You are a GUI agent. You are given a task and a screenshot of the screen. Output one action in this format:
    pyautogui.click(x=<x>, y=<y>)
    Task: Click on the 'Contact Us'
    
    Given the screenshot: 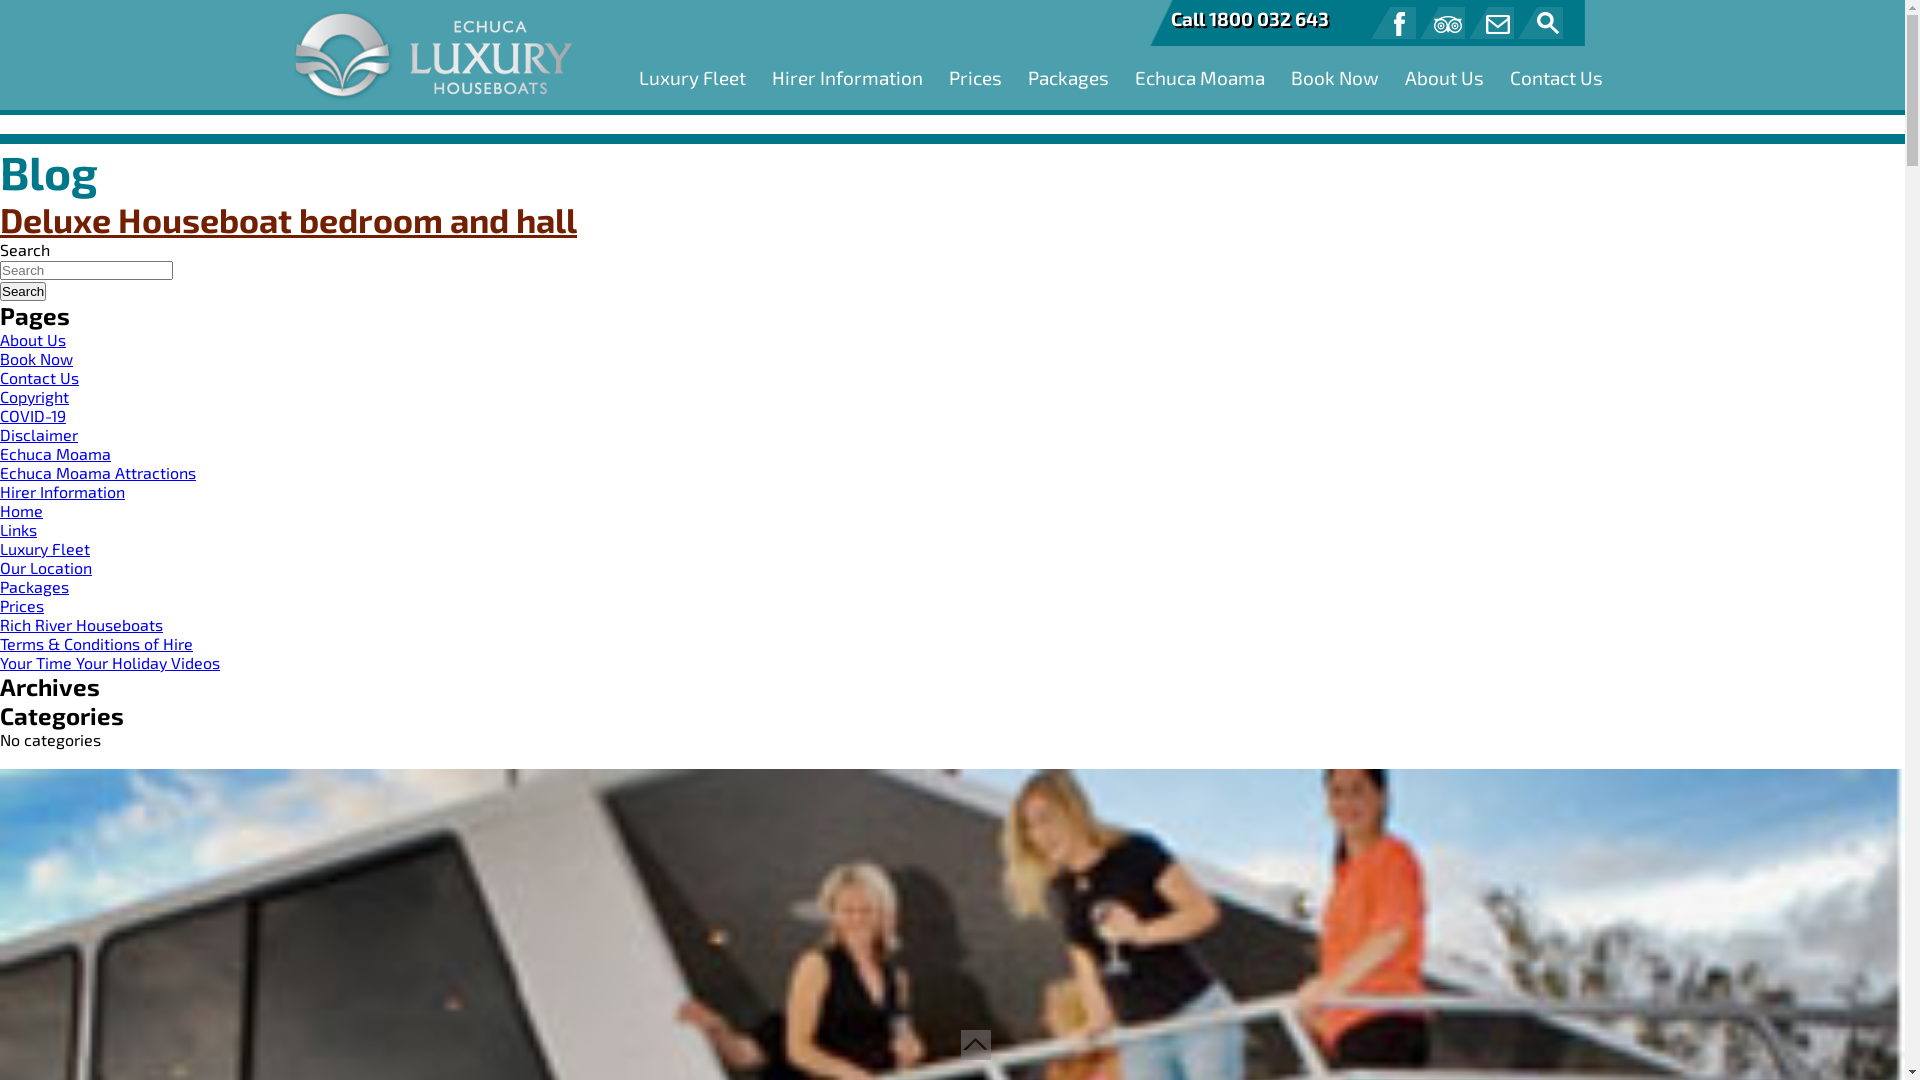 What is the action you would take?
    pyautogui.click(x=1492, y=76)
    